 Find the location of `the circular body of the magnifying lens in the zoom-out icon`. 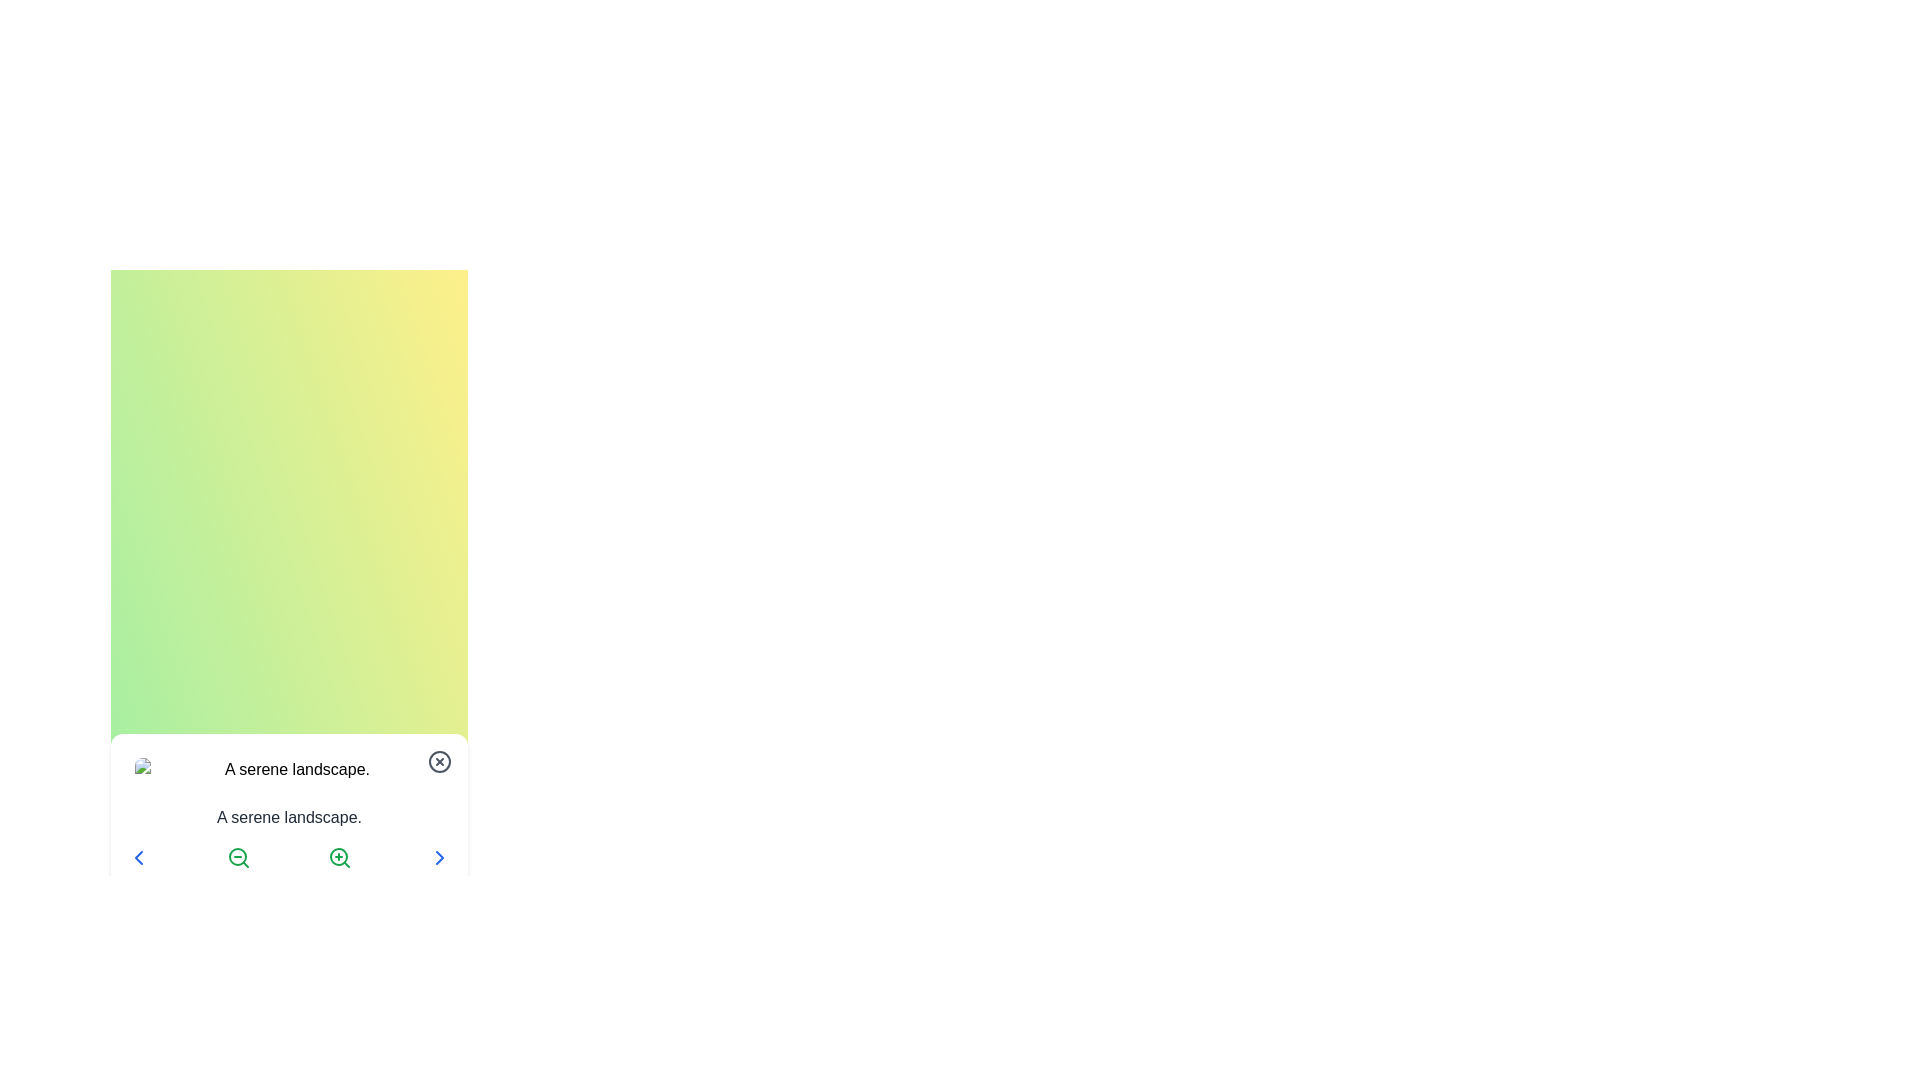

the circular body of the magnifying lens in the zoom-out icon is located at coordinates (238, 855).